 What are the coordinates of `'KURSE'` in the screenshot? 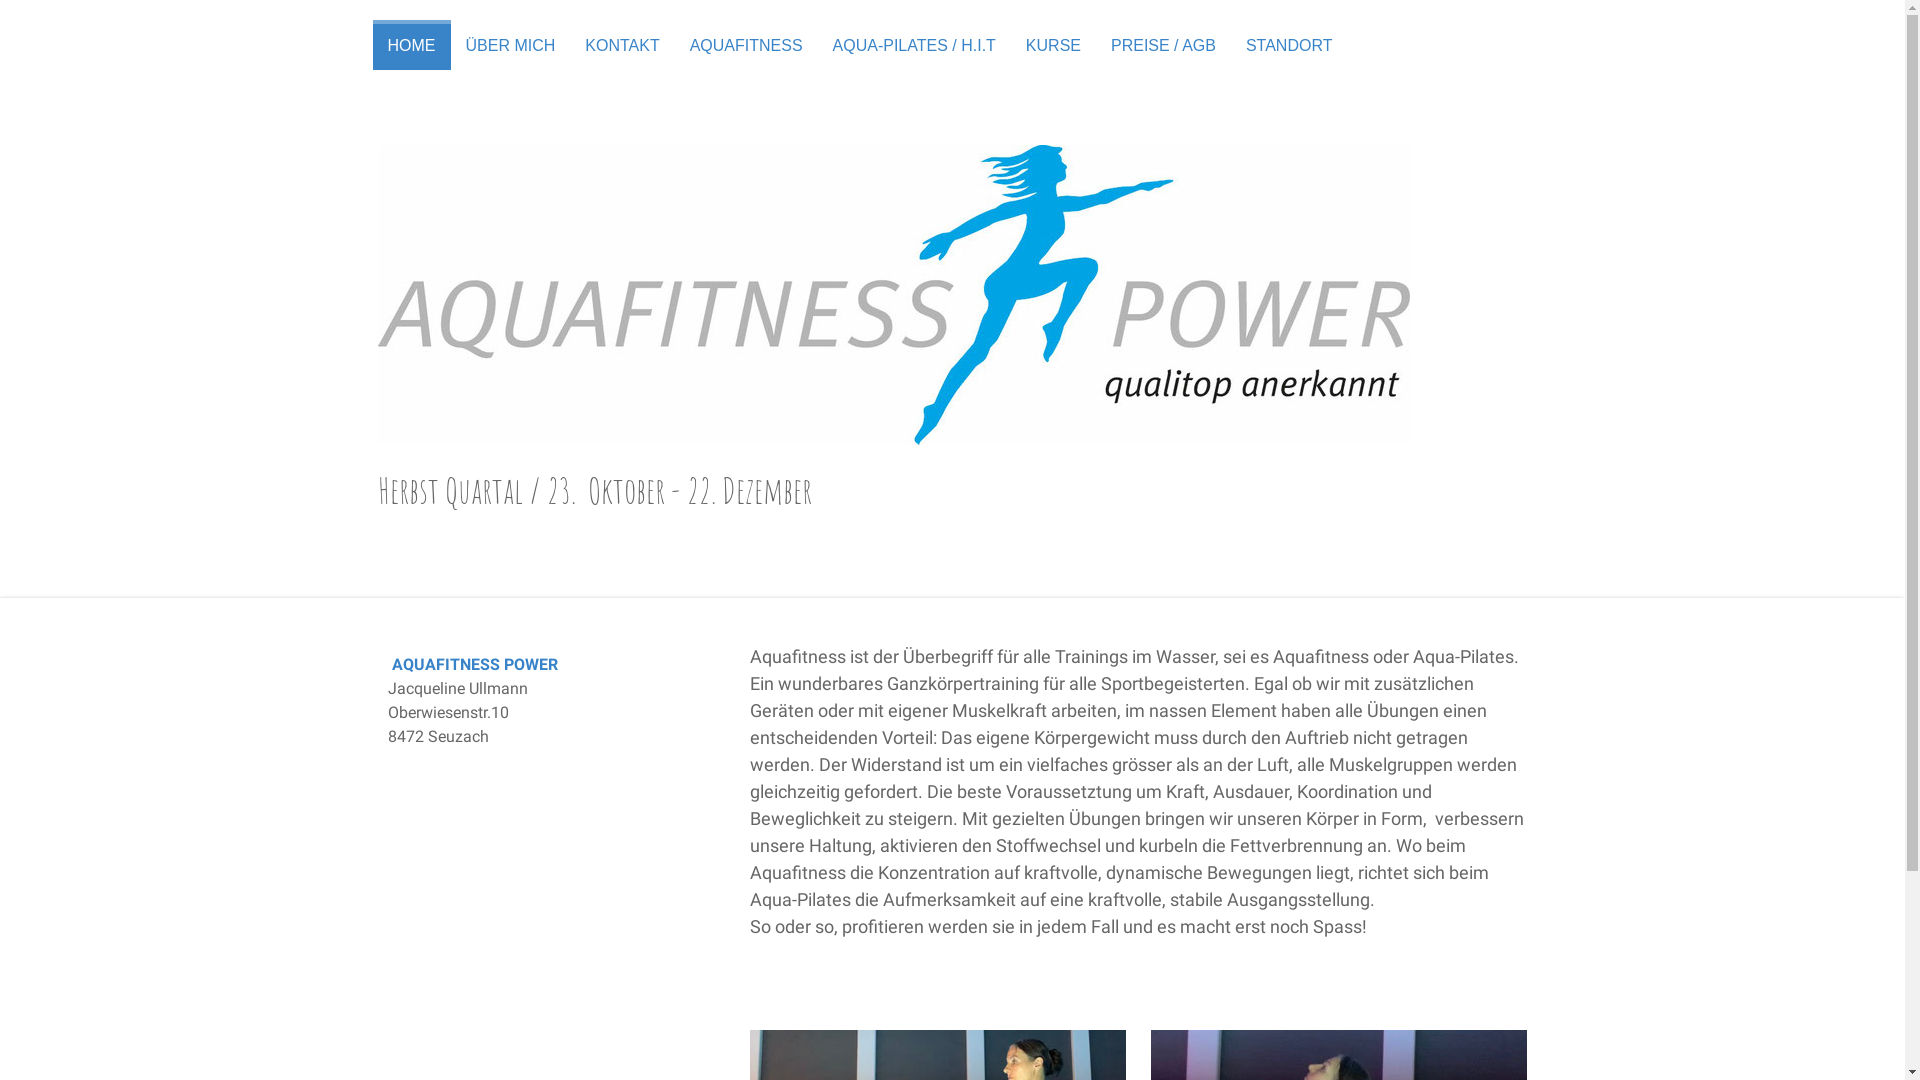 It's located at (1052, 45).